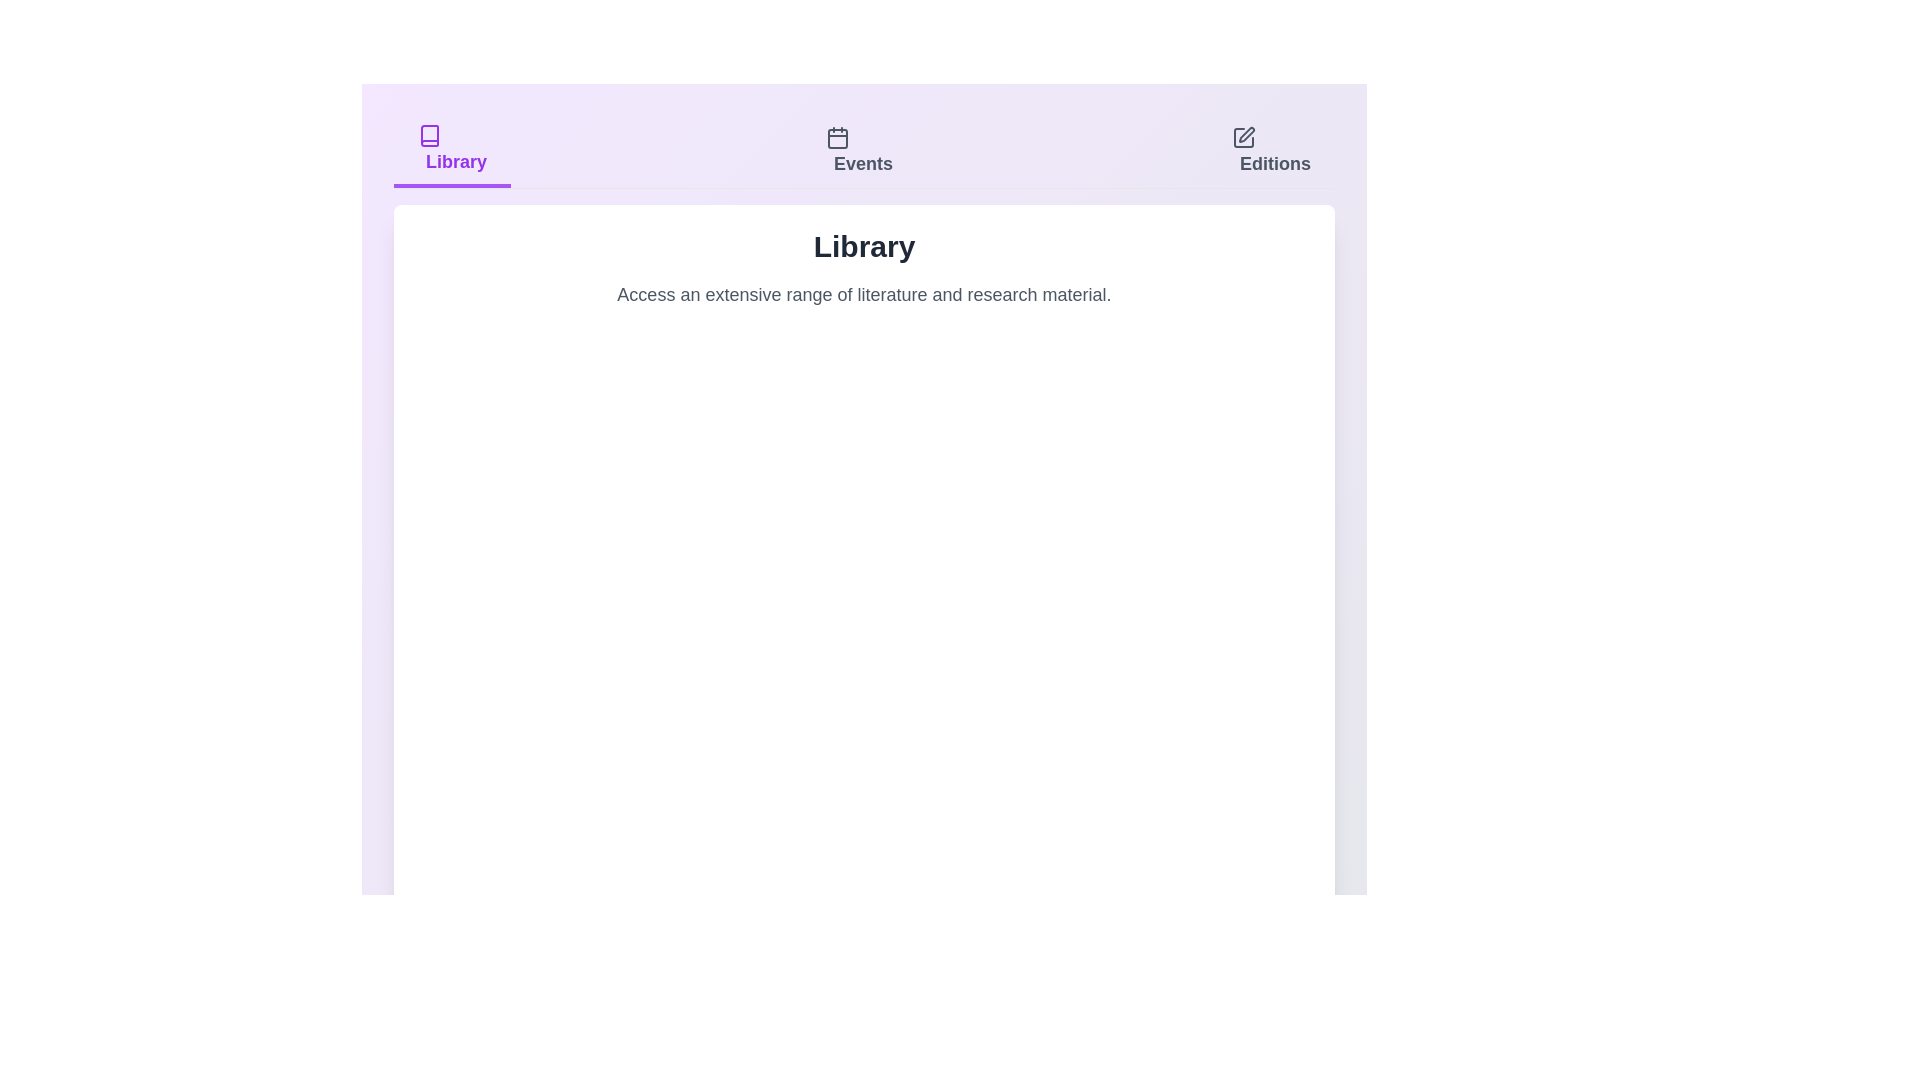 The image size is (1920, 1080). Describe the element at coordinates (1270, 150) in the screenshot. I see `the Editions tab to change the active tab` at that location.